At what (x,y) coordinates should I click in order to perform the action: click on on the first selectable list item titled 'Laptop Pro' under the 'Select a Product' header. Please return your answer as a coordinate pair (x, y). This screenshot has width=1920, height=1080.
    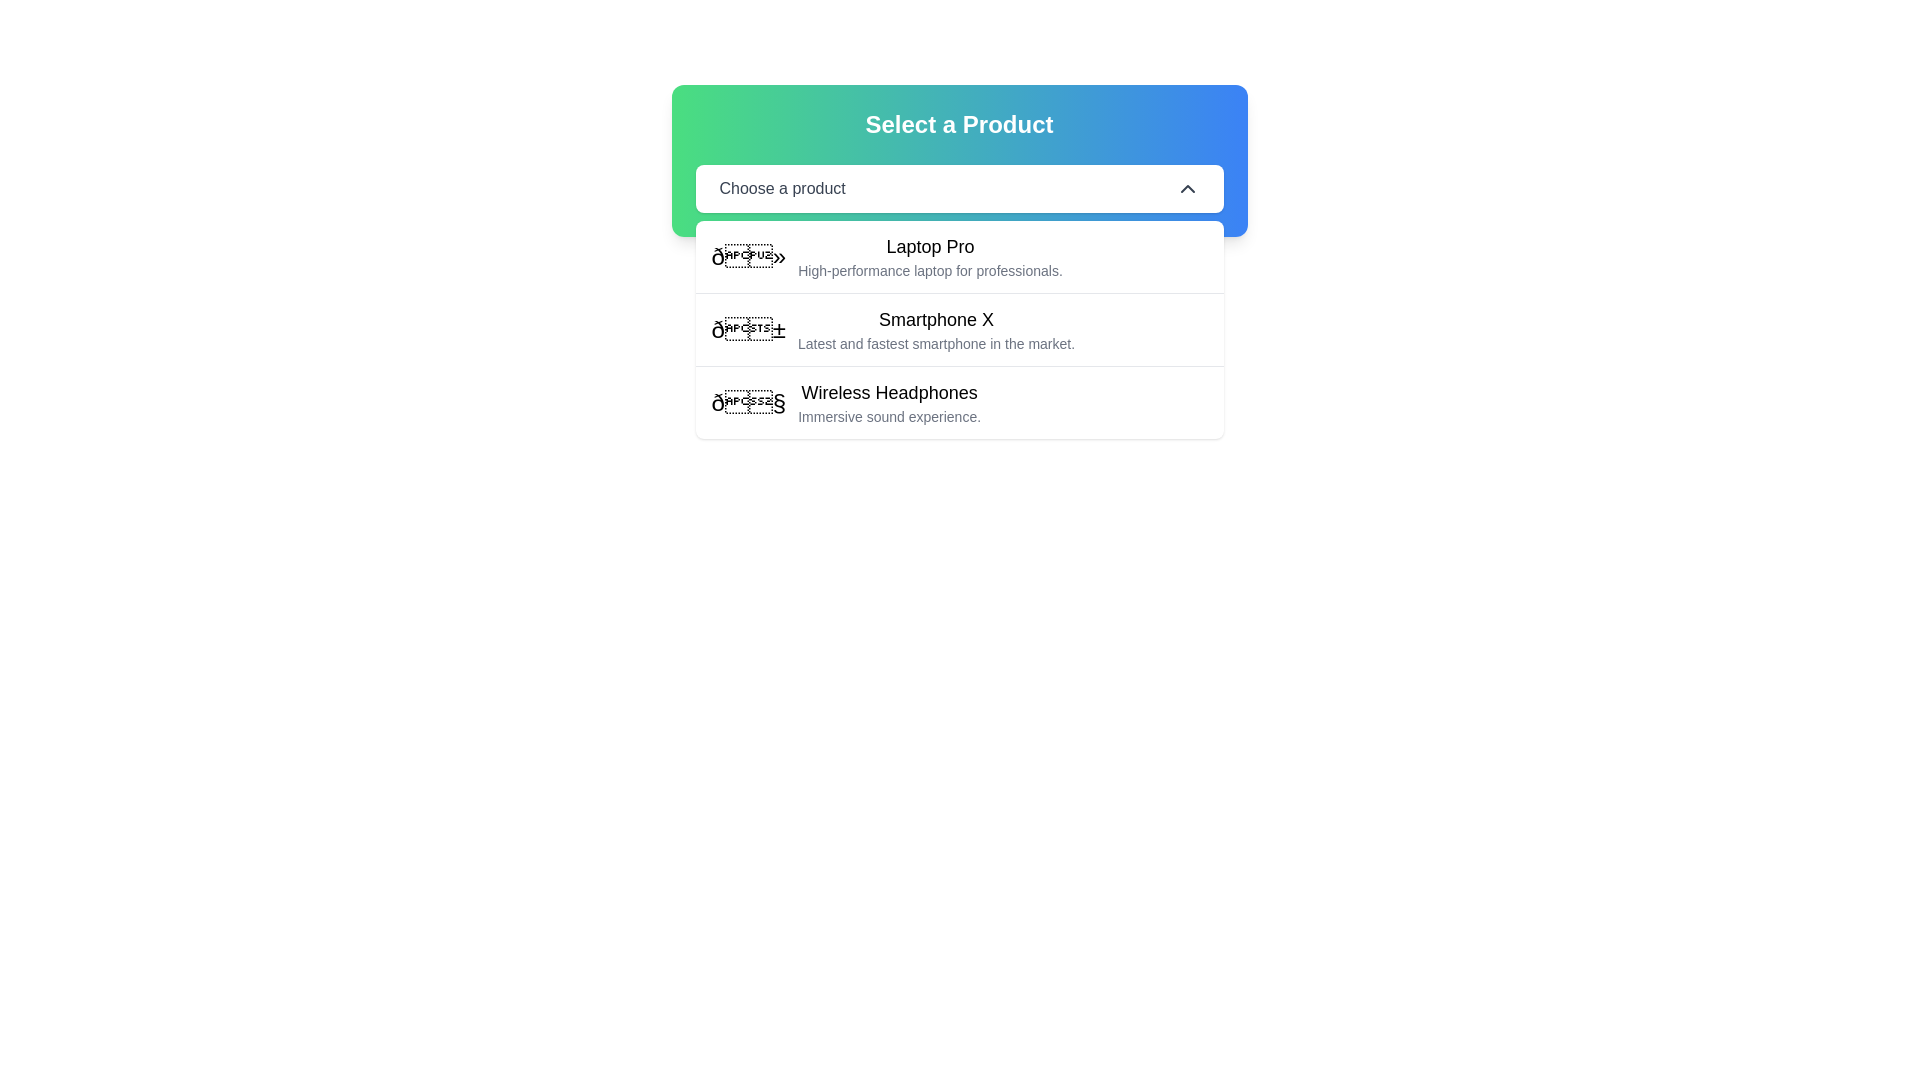
    Looking at the image, I should click on (958, 256).